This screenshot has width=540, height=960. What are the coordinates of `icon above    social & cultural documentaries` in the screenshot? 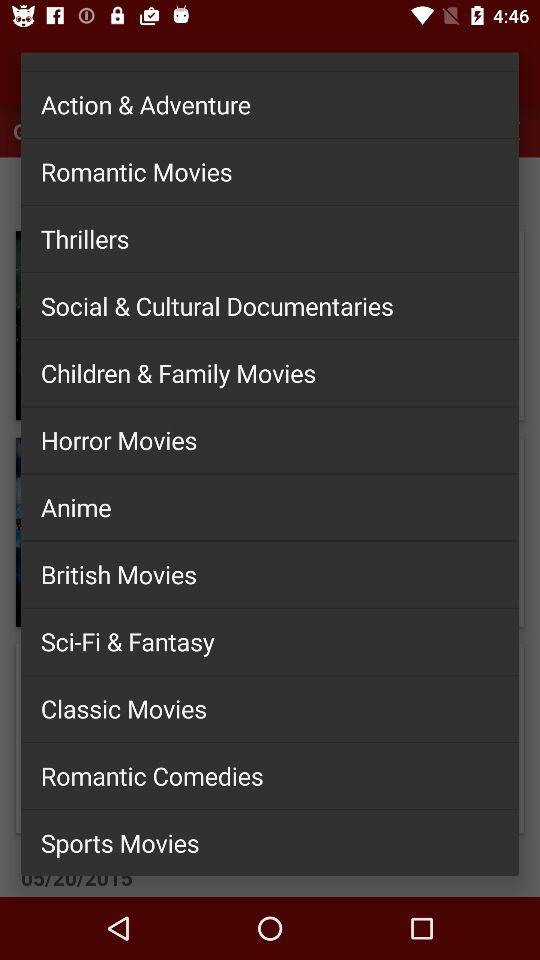 It's located at (270, 238).